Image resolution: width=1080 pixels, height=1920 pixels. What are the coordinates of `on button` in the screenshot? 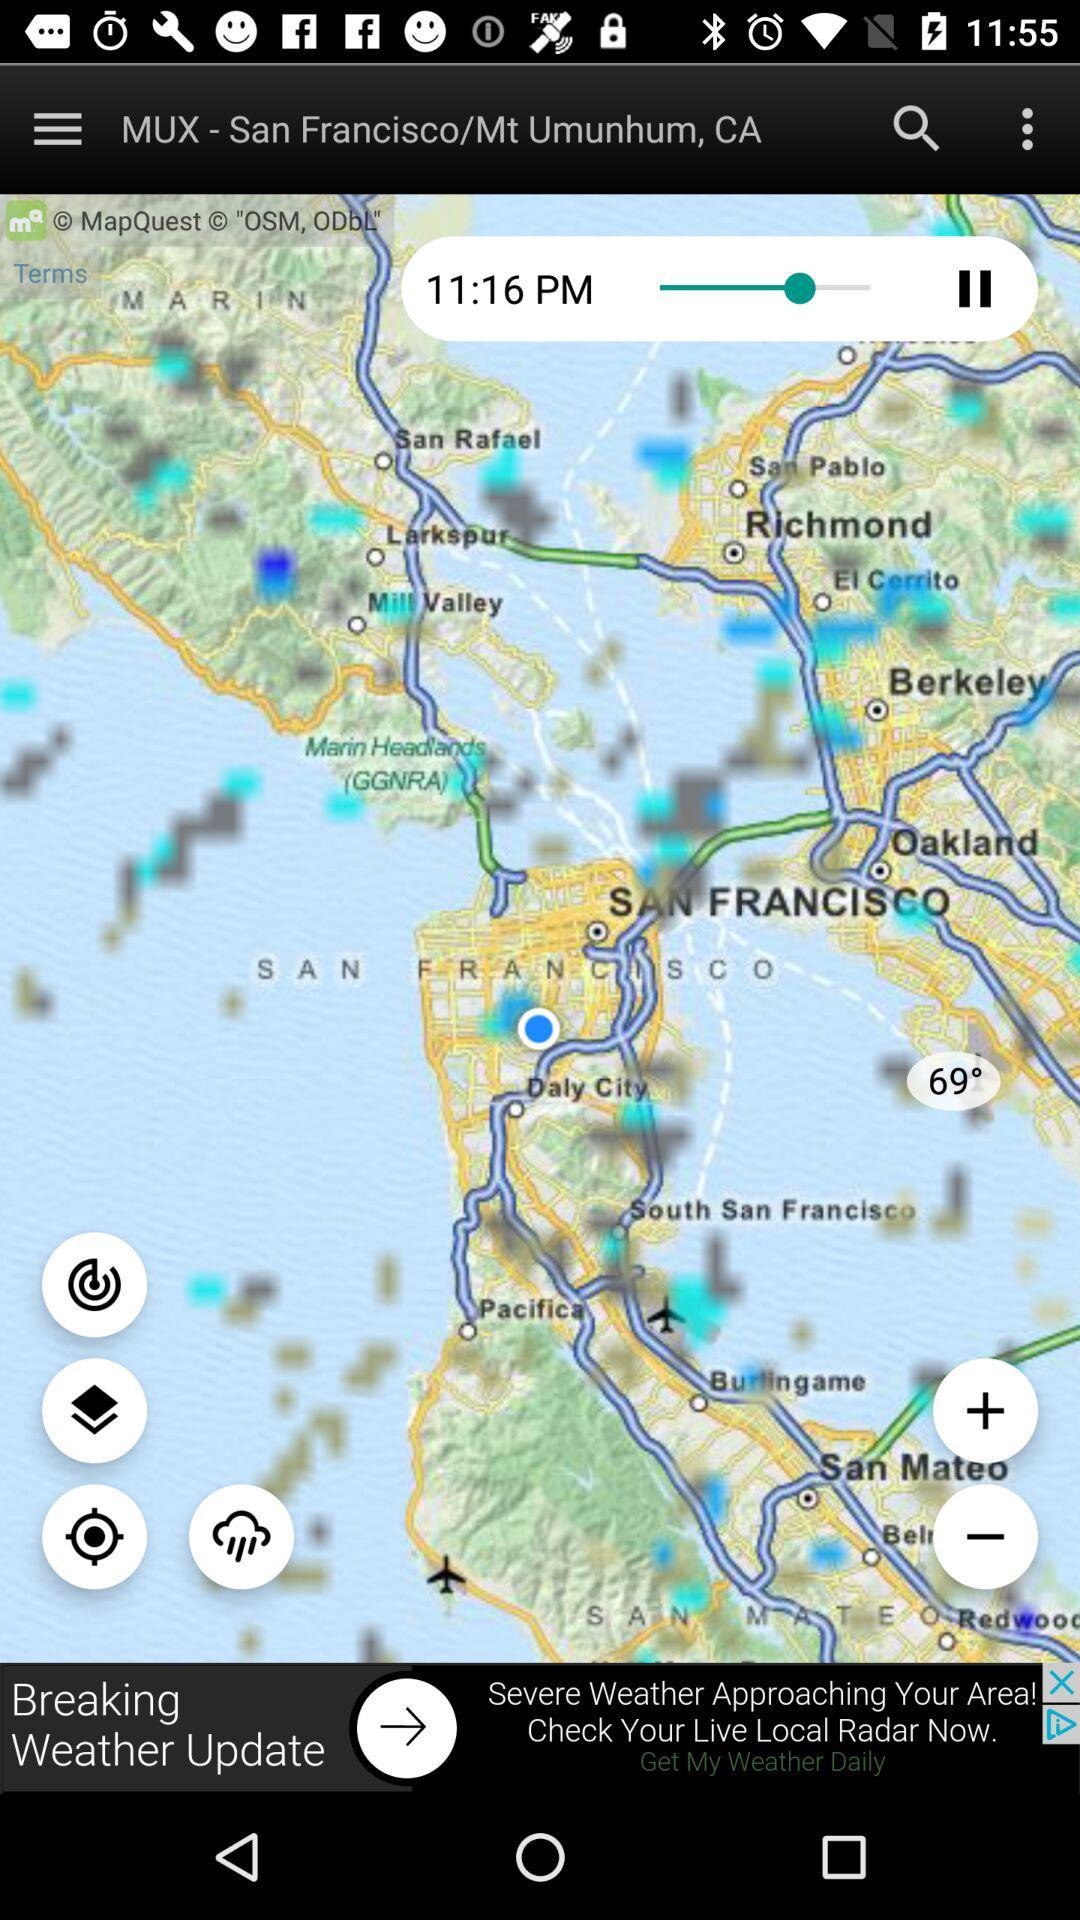 It's located at (94, 1284).